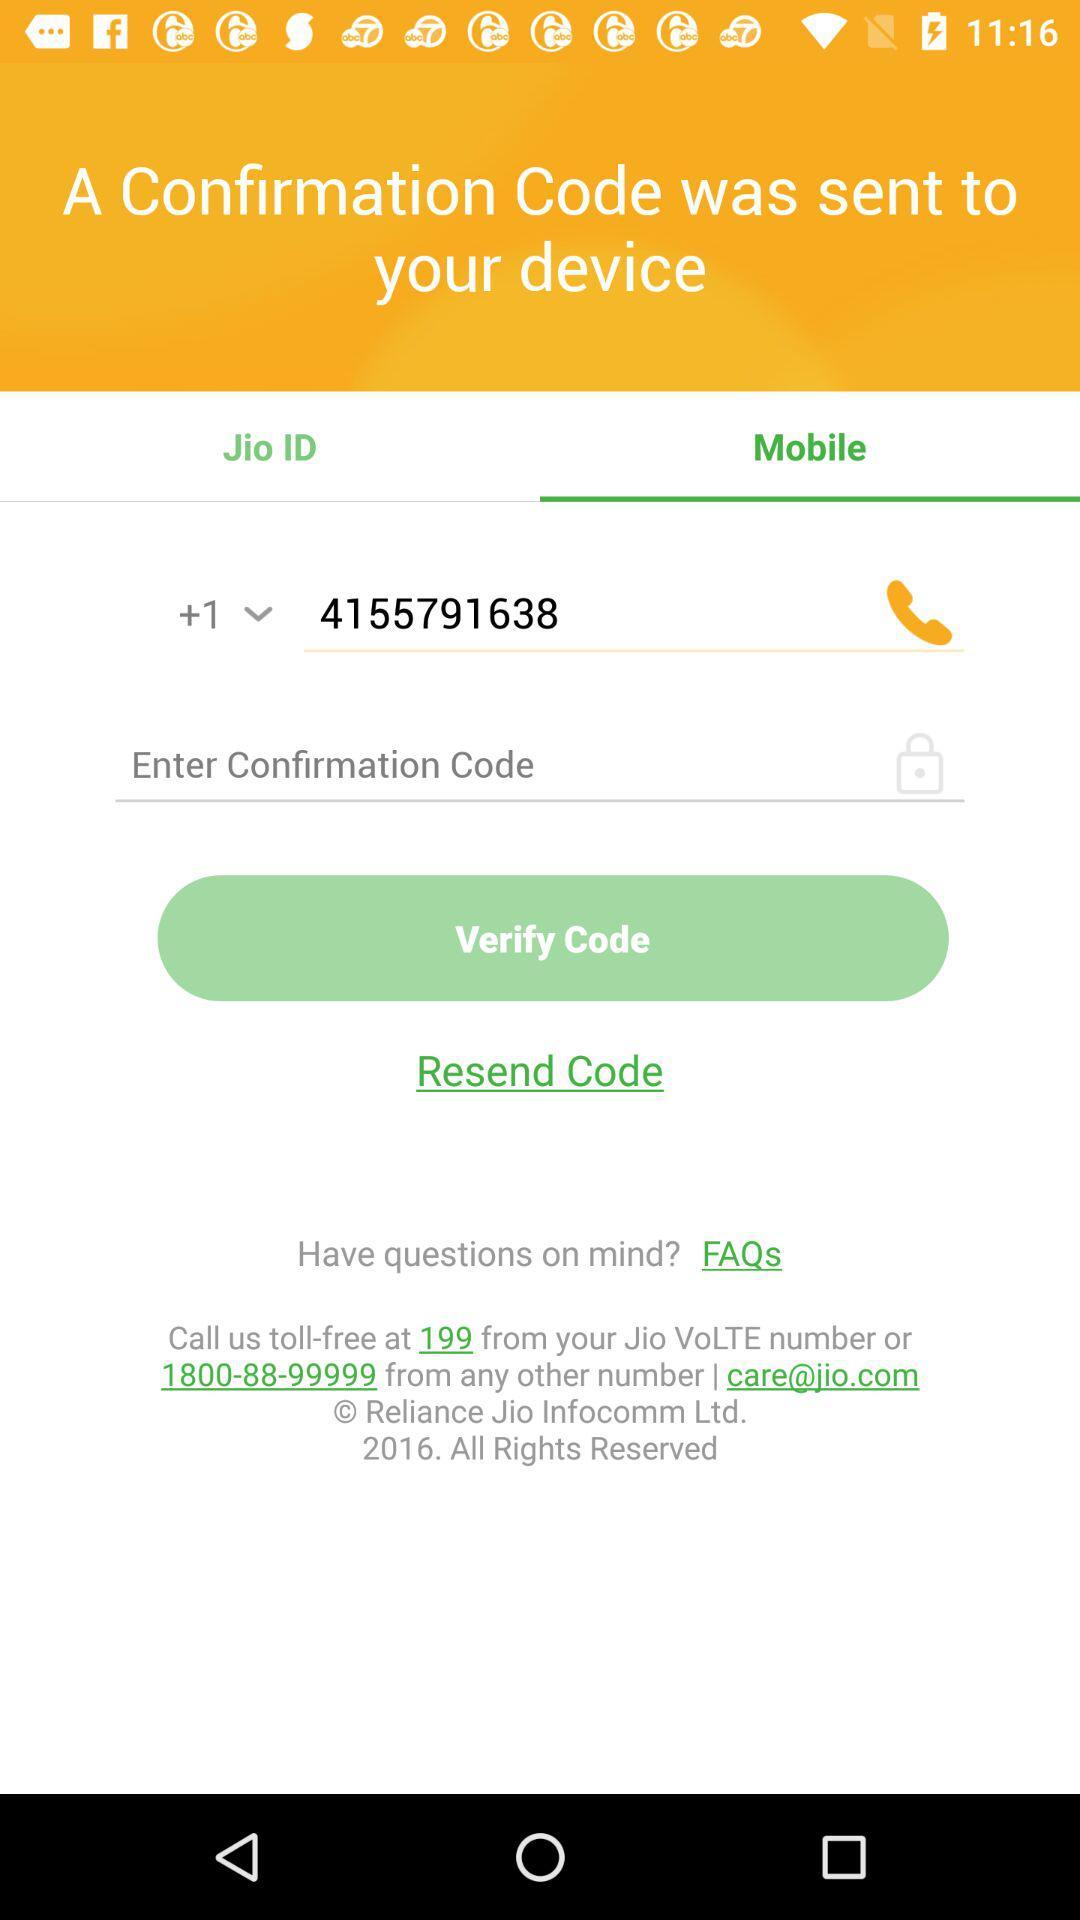  Describe the element at coordinates (540, 1068) in the screenshot. I see `the resend code item` at that location.